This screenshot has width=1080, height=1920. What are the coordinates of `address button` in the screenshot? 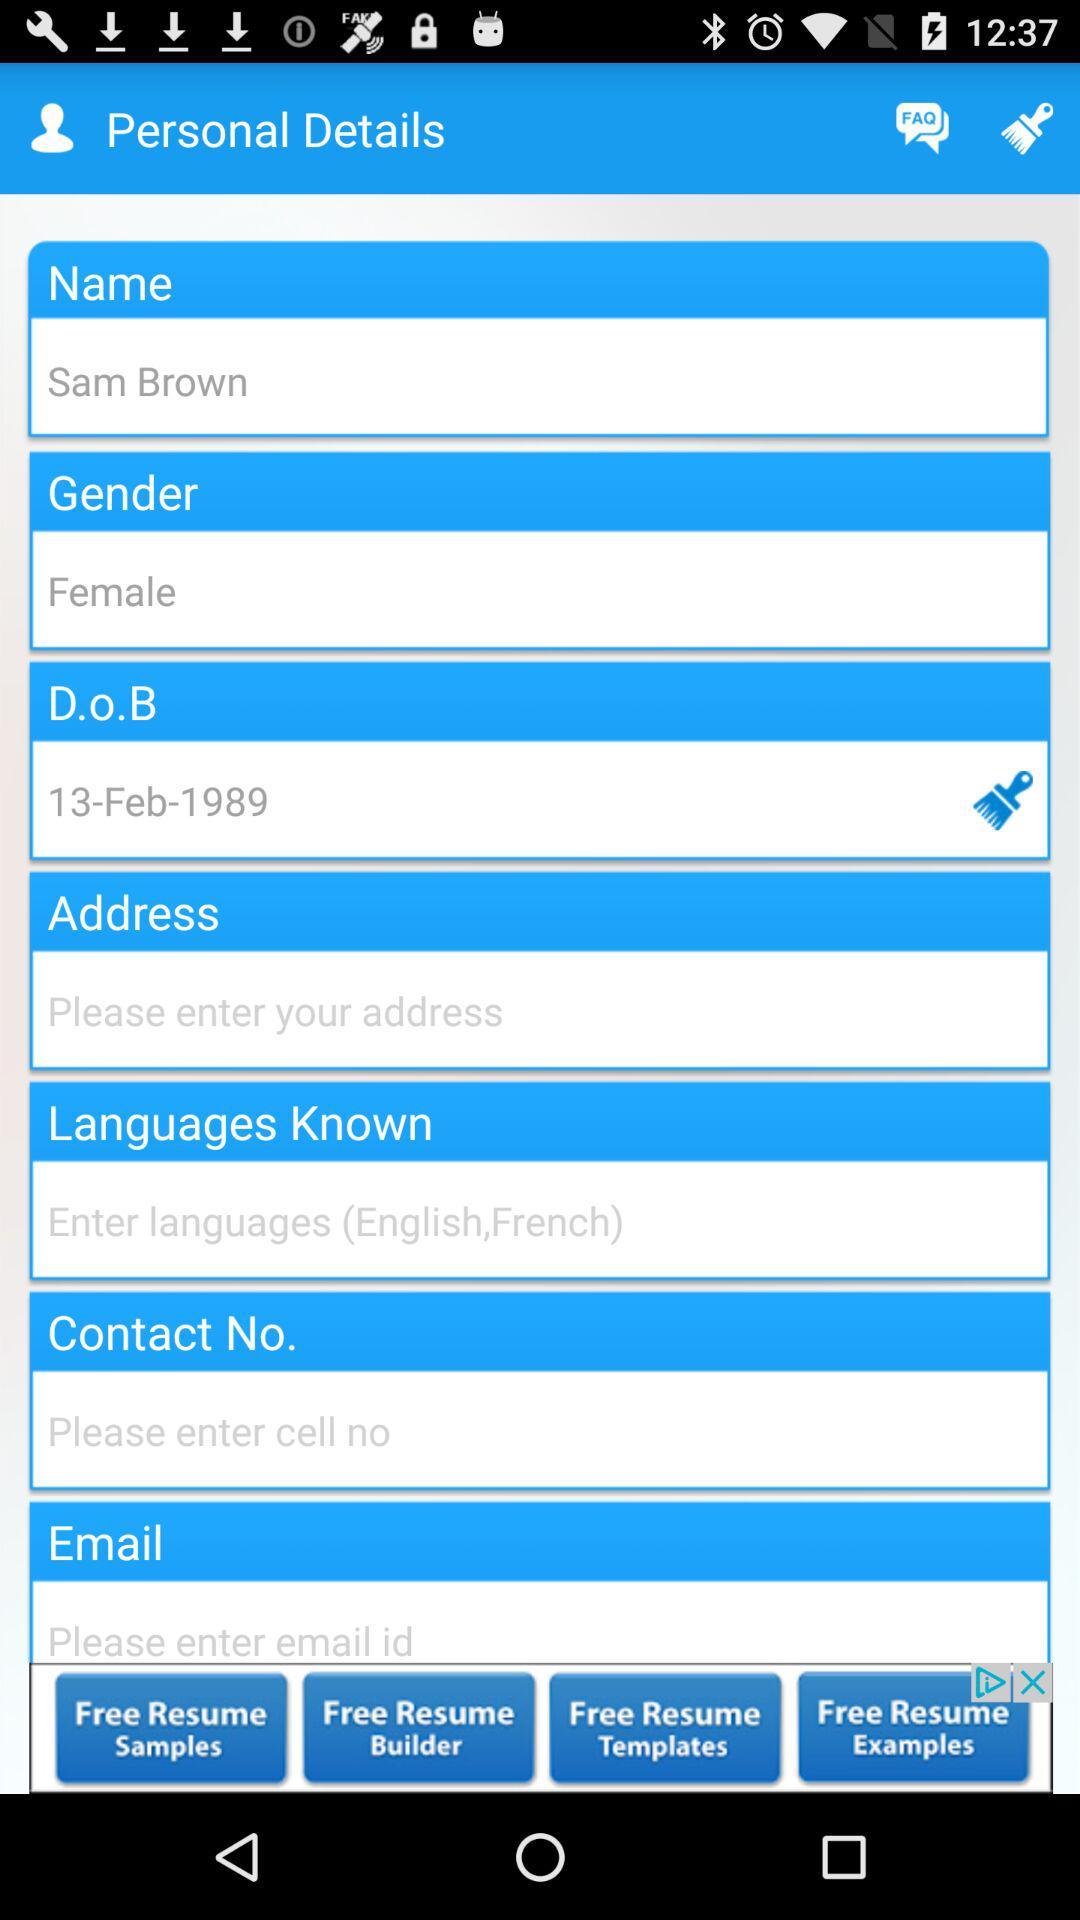 It's located at (540, 1010).